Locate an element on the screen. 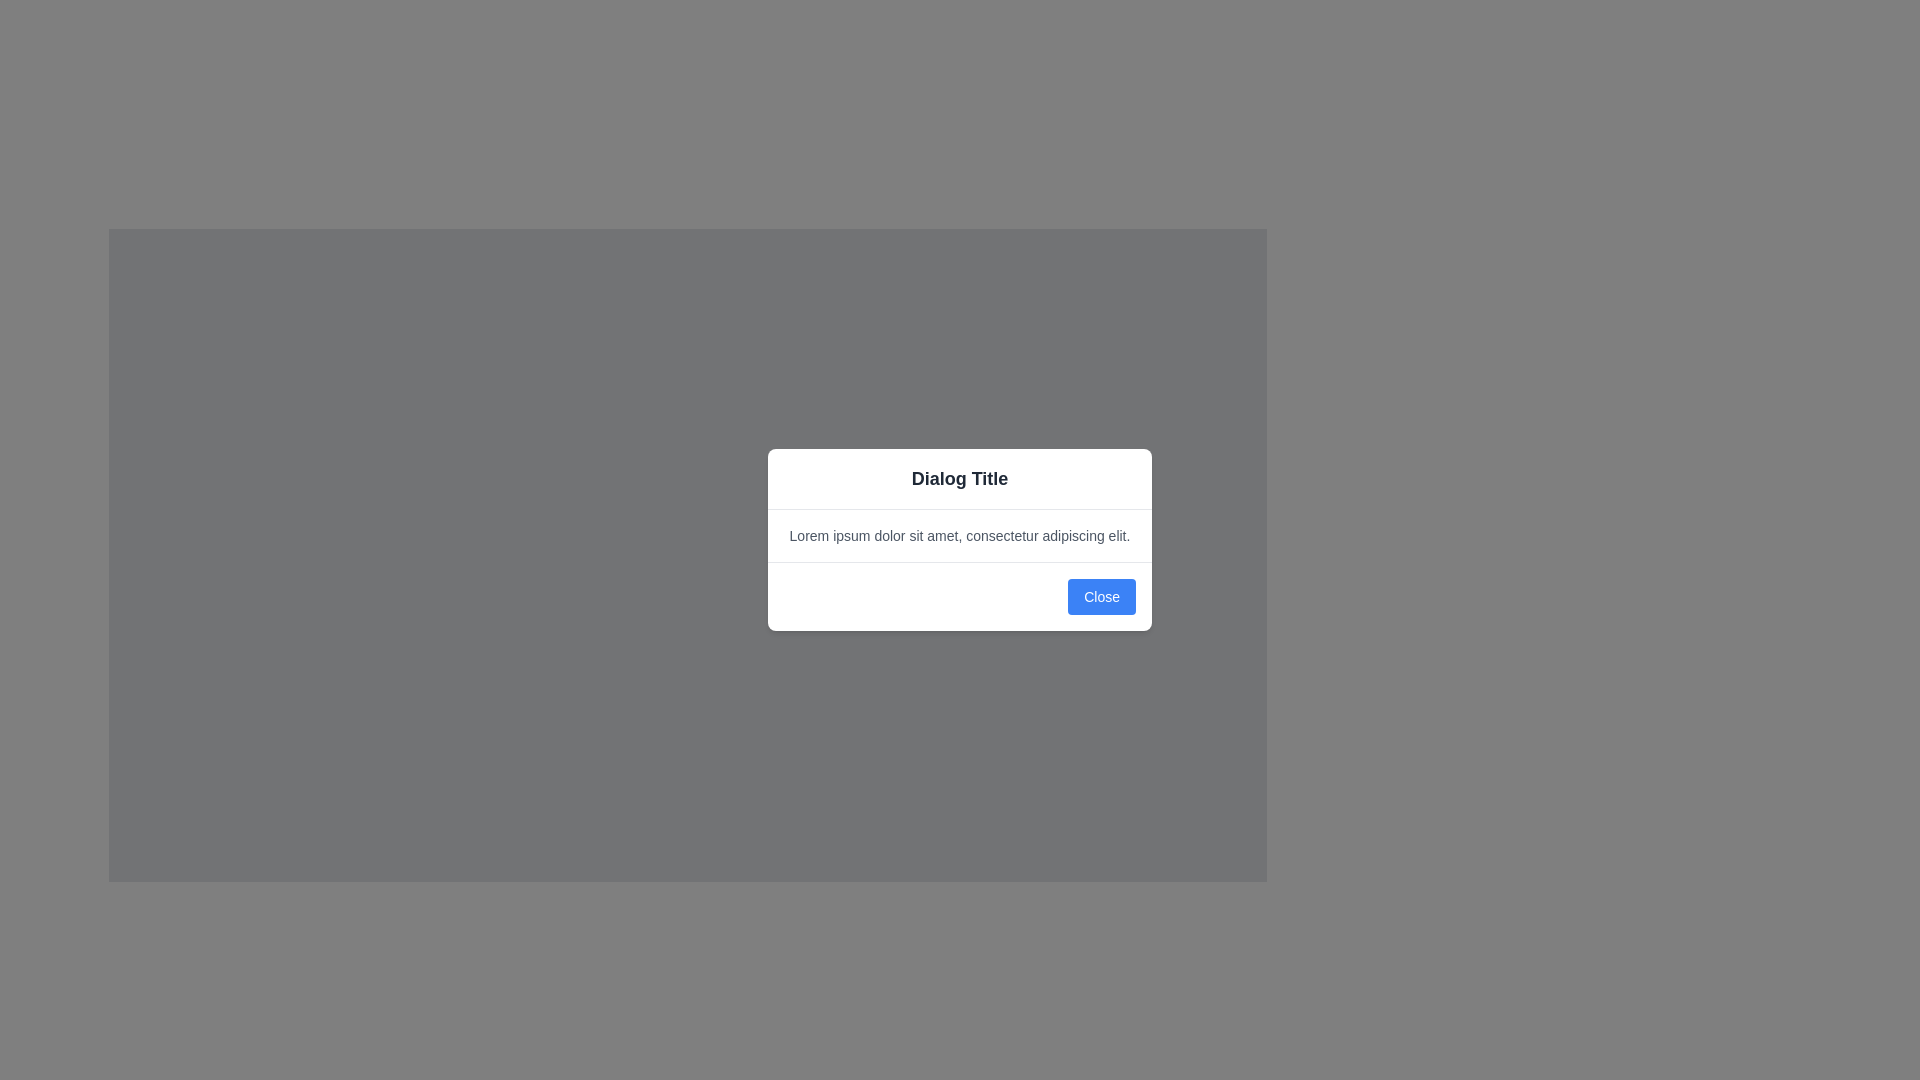 The width and height of the screenshot is (1920, 1080). the close button located at the bottom-right corner of the dialog box is located at coordinates (1101, 596).